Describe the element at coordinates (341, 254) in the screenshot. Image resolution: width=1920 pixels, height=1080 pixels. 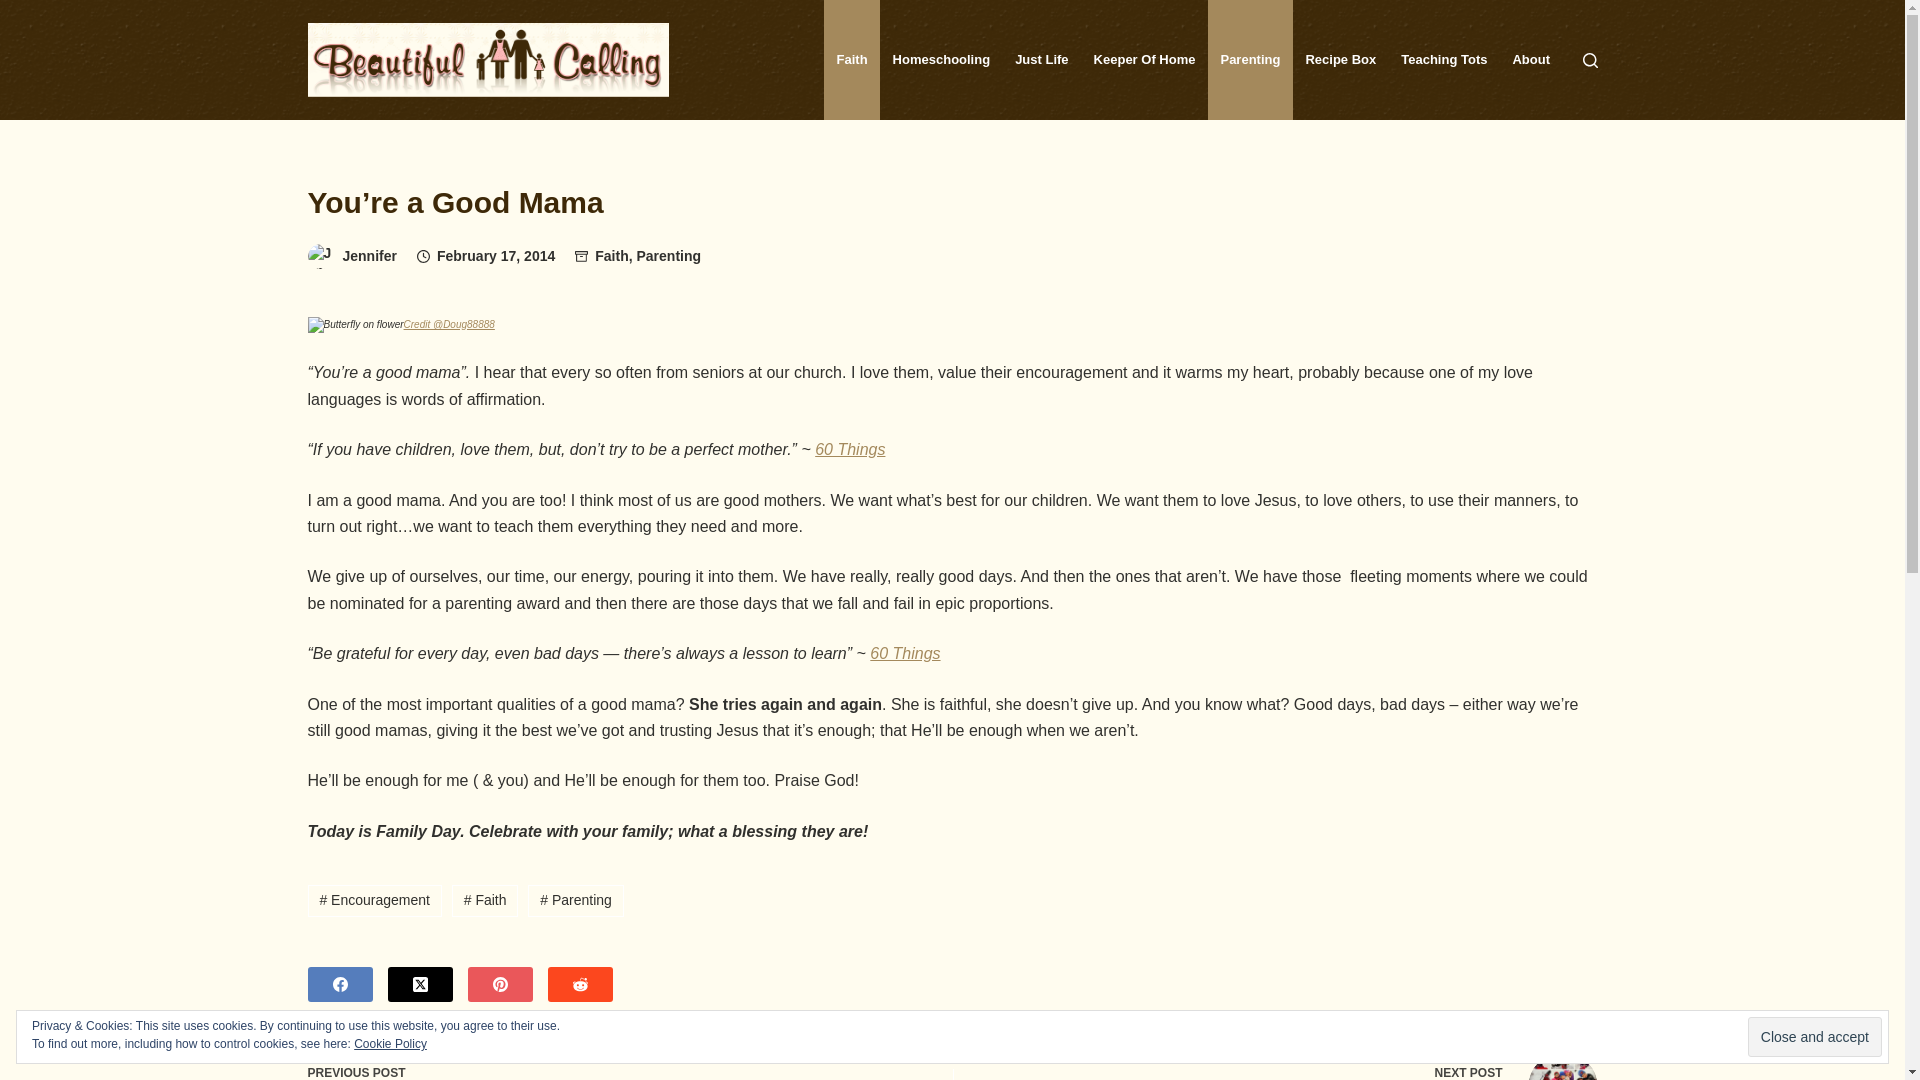
I see `'Jennifer'` at that location.